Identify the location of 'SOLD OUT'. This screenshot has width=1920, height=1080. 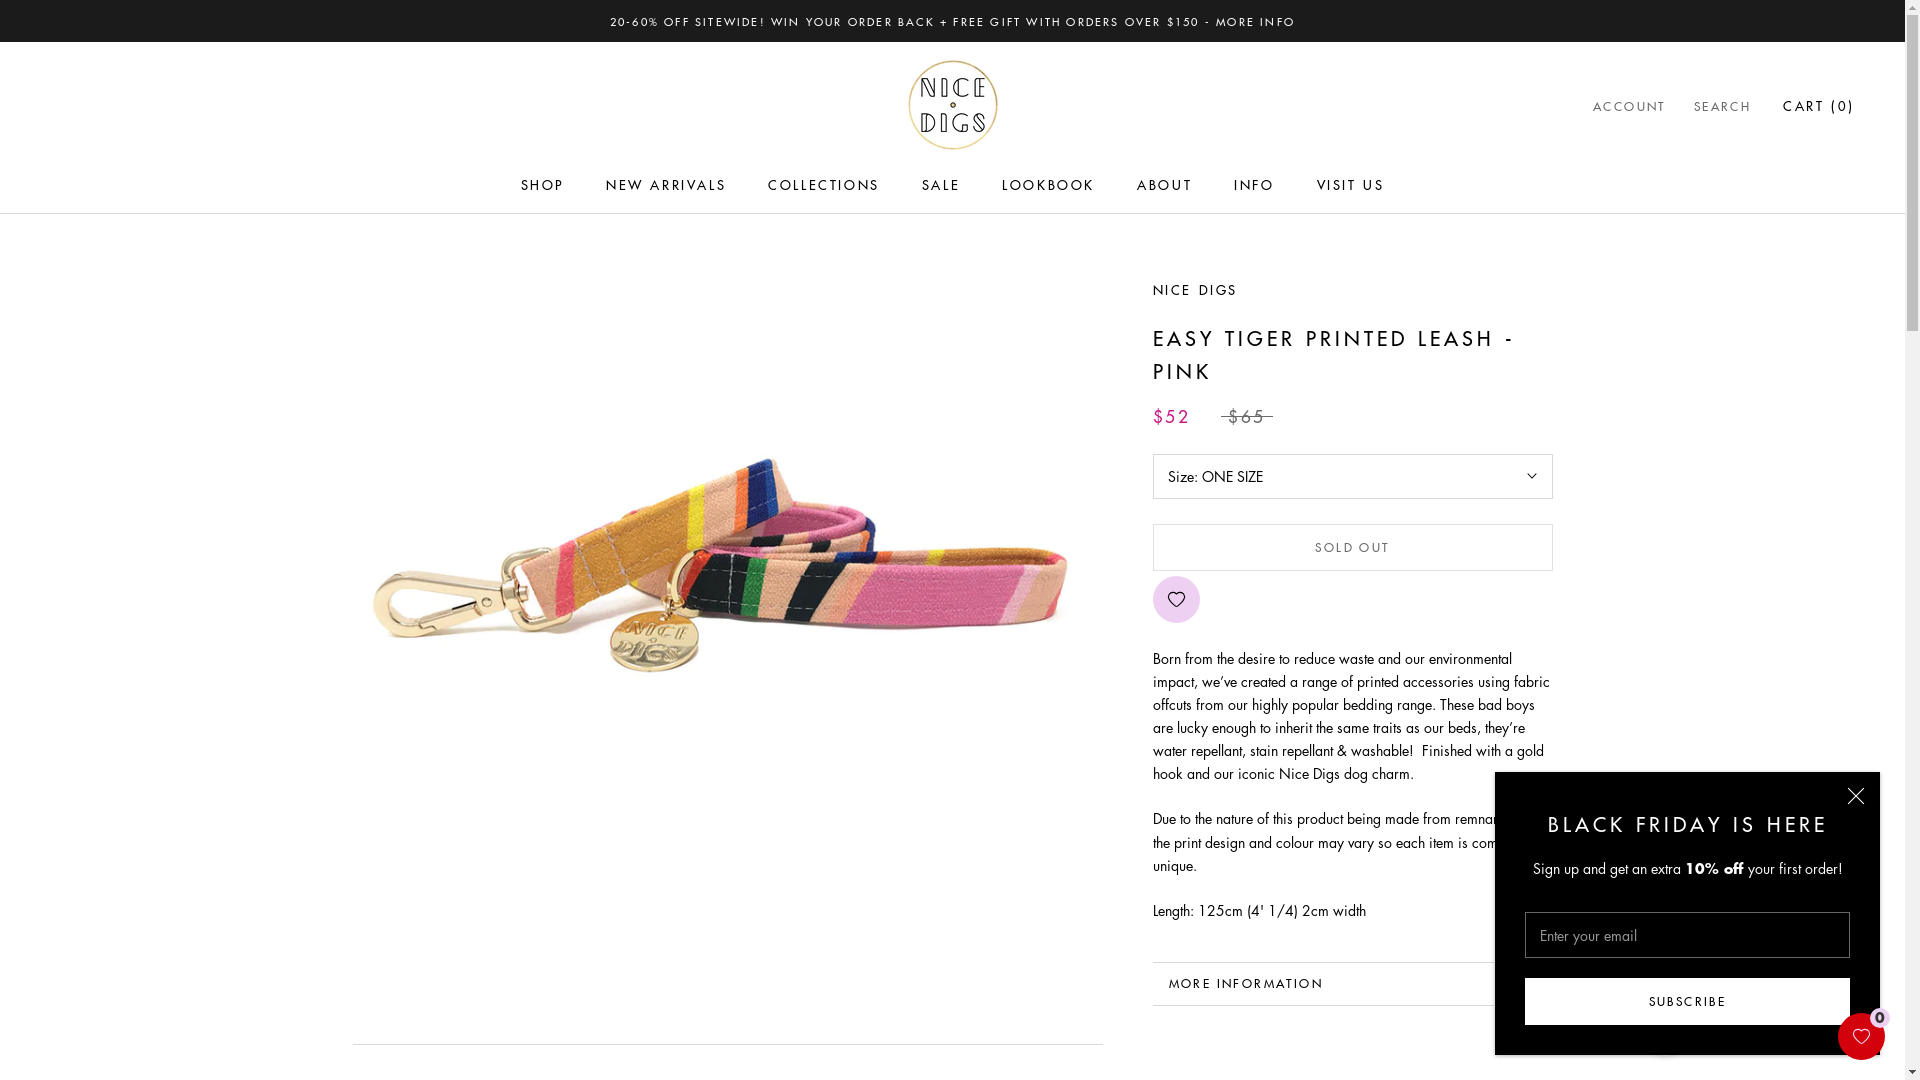
(1352, 547).